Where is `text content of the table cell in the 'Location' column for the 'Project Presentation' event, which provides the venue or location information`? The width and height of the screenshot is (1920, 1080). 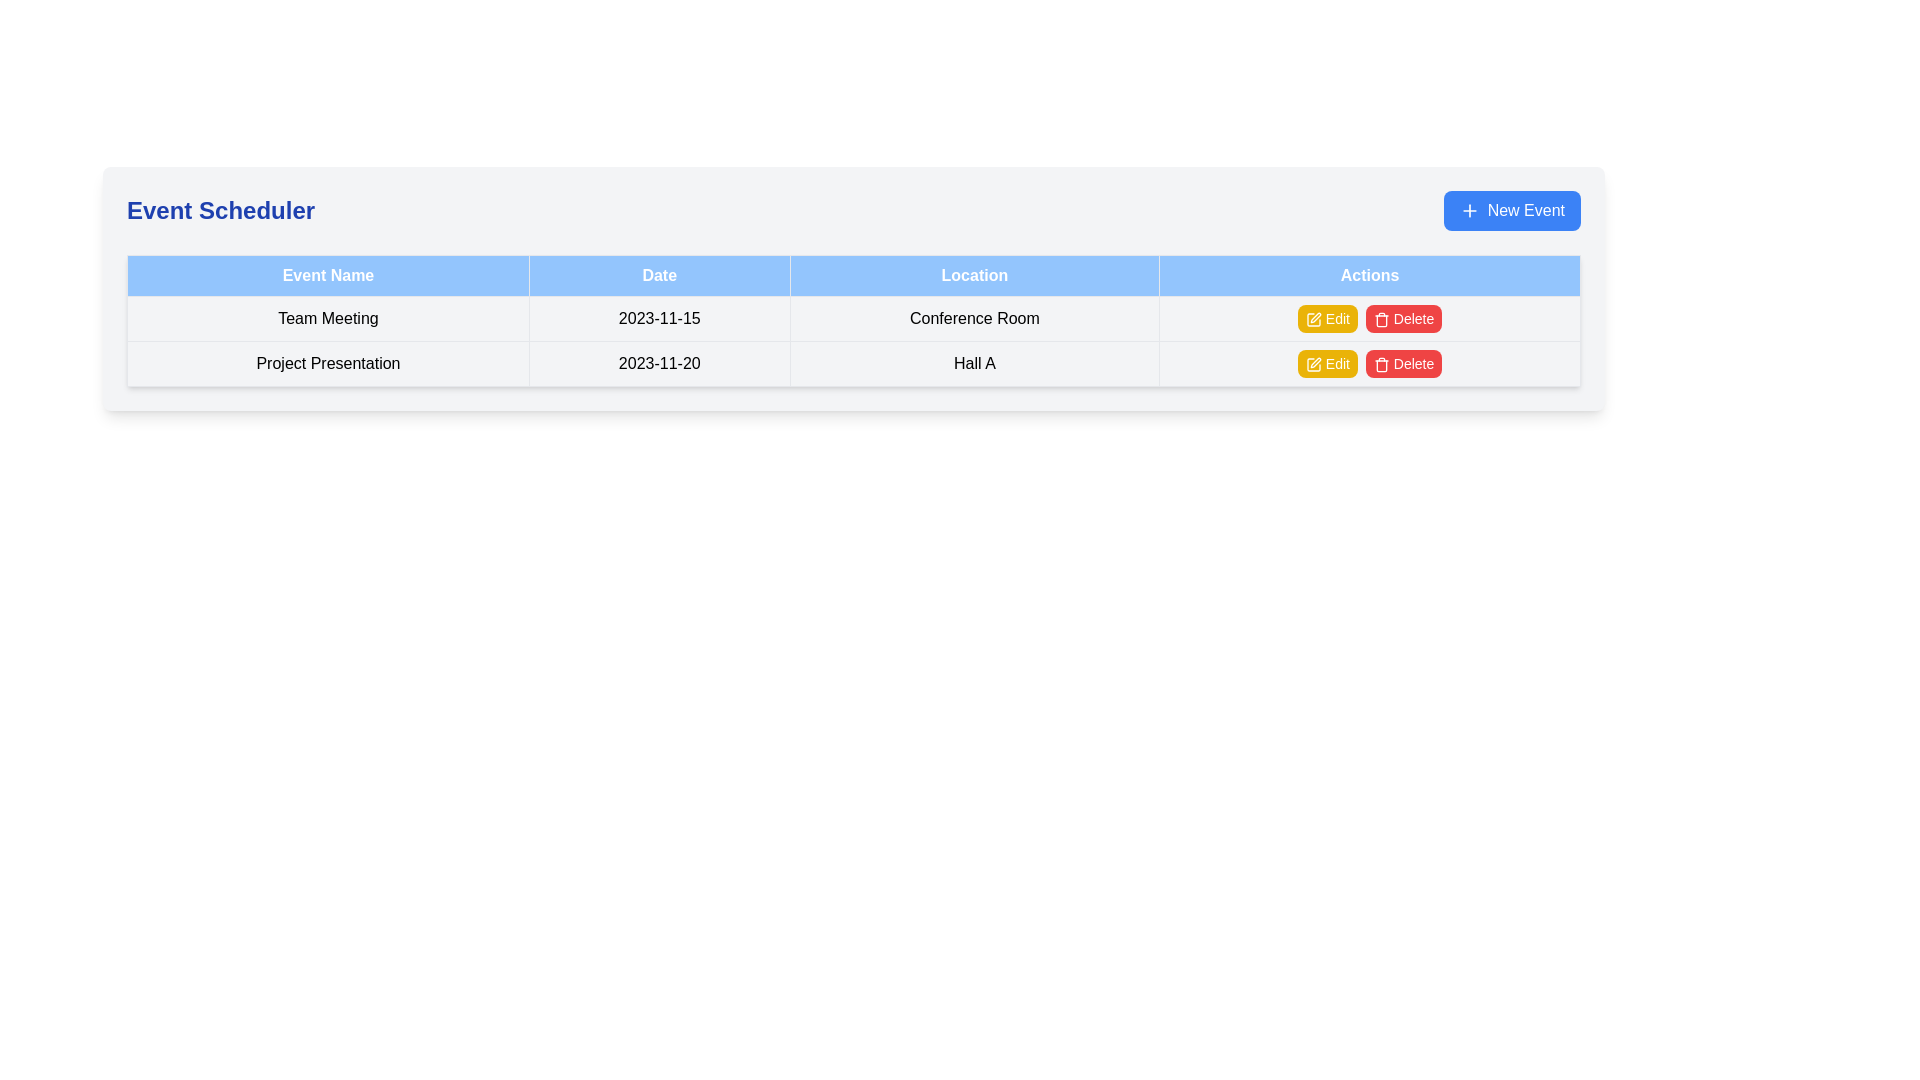
text content of the table cell in the 'Location' column for the 'Project Presentation' event, which provides the venue or location information is located at coordinates (974, 363).